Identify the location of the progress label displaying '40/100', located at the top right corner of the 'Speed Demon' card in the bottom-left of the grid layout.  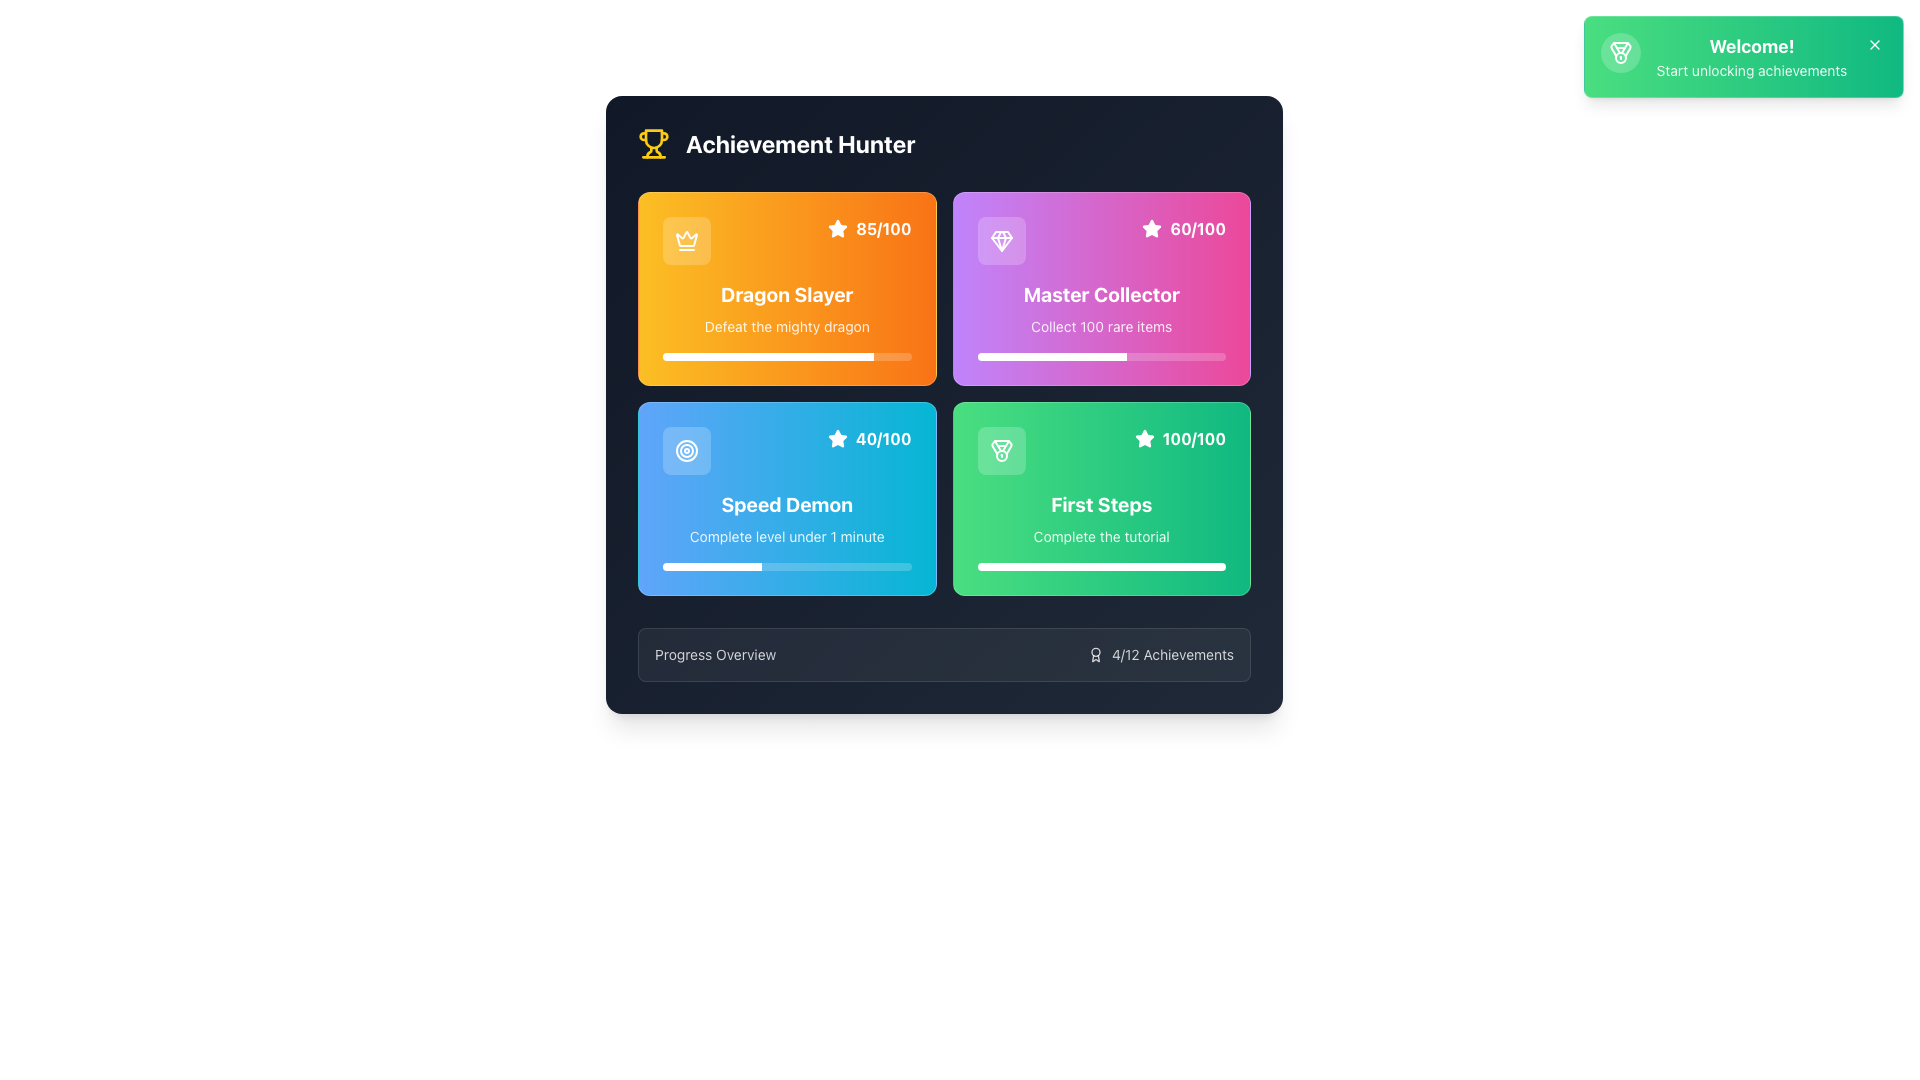
(869, 438).